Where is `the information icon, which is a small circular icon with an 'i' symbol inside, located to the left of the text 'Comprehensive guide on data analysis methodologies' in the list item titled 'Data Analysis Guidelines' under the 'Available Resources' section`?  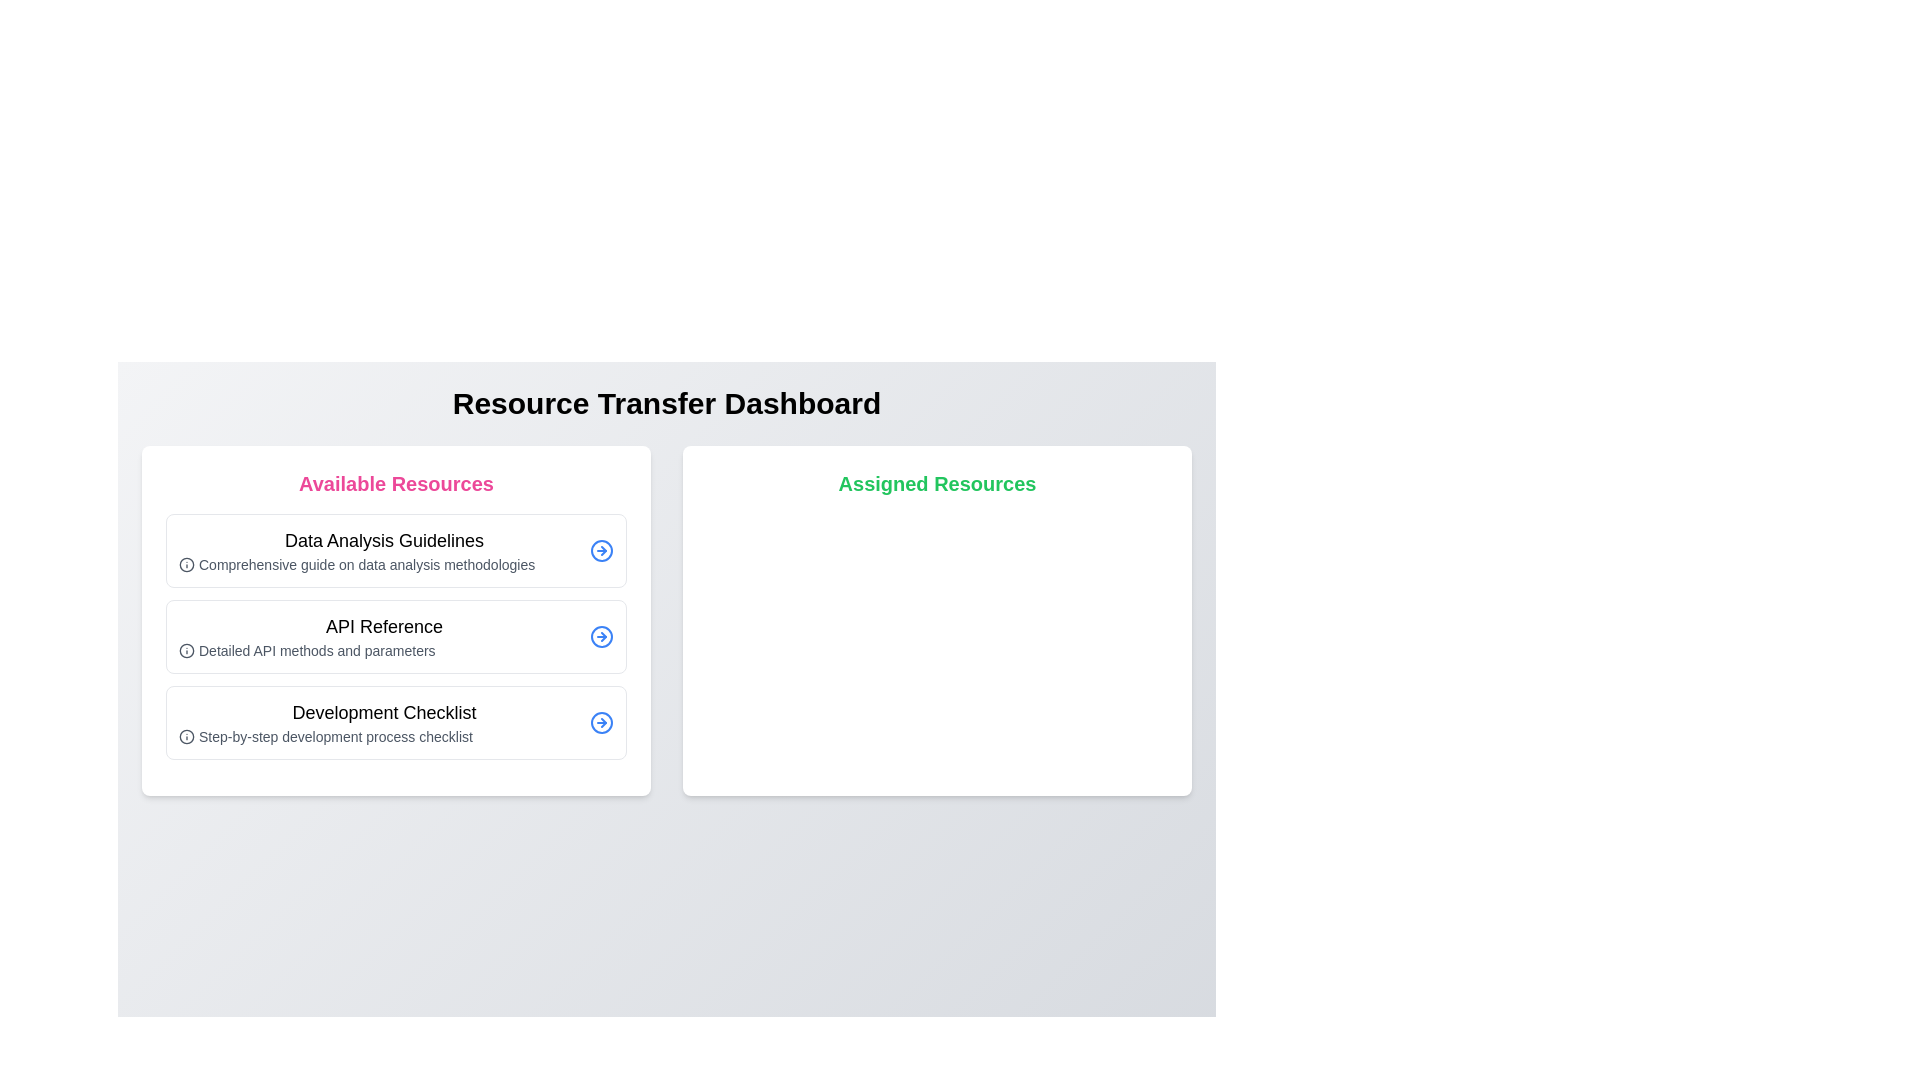 the information icon, which is a small circular icon with an 'i' symbol inside, located to the left of the text 'Comprehensive guide on data analysis methodologies' in the list item titled 'Data Analysis Guidelines' under the 'Available Resources' section is located at coordinates (187, 564).